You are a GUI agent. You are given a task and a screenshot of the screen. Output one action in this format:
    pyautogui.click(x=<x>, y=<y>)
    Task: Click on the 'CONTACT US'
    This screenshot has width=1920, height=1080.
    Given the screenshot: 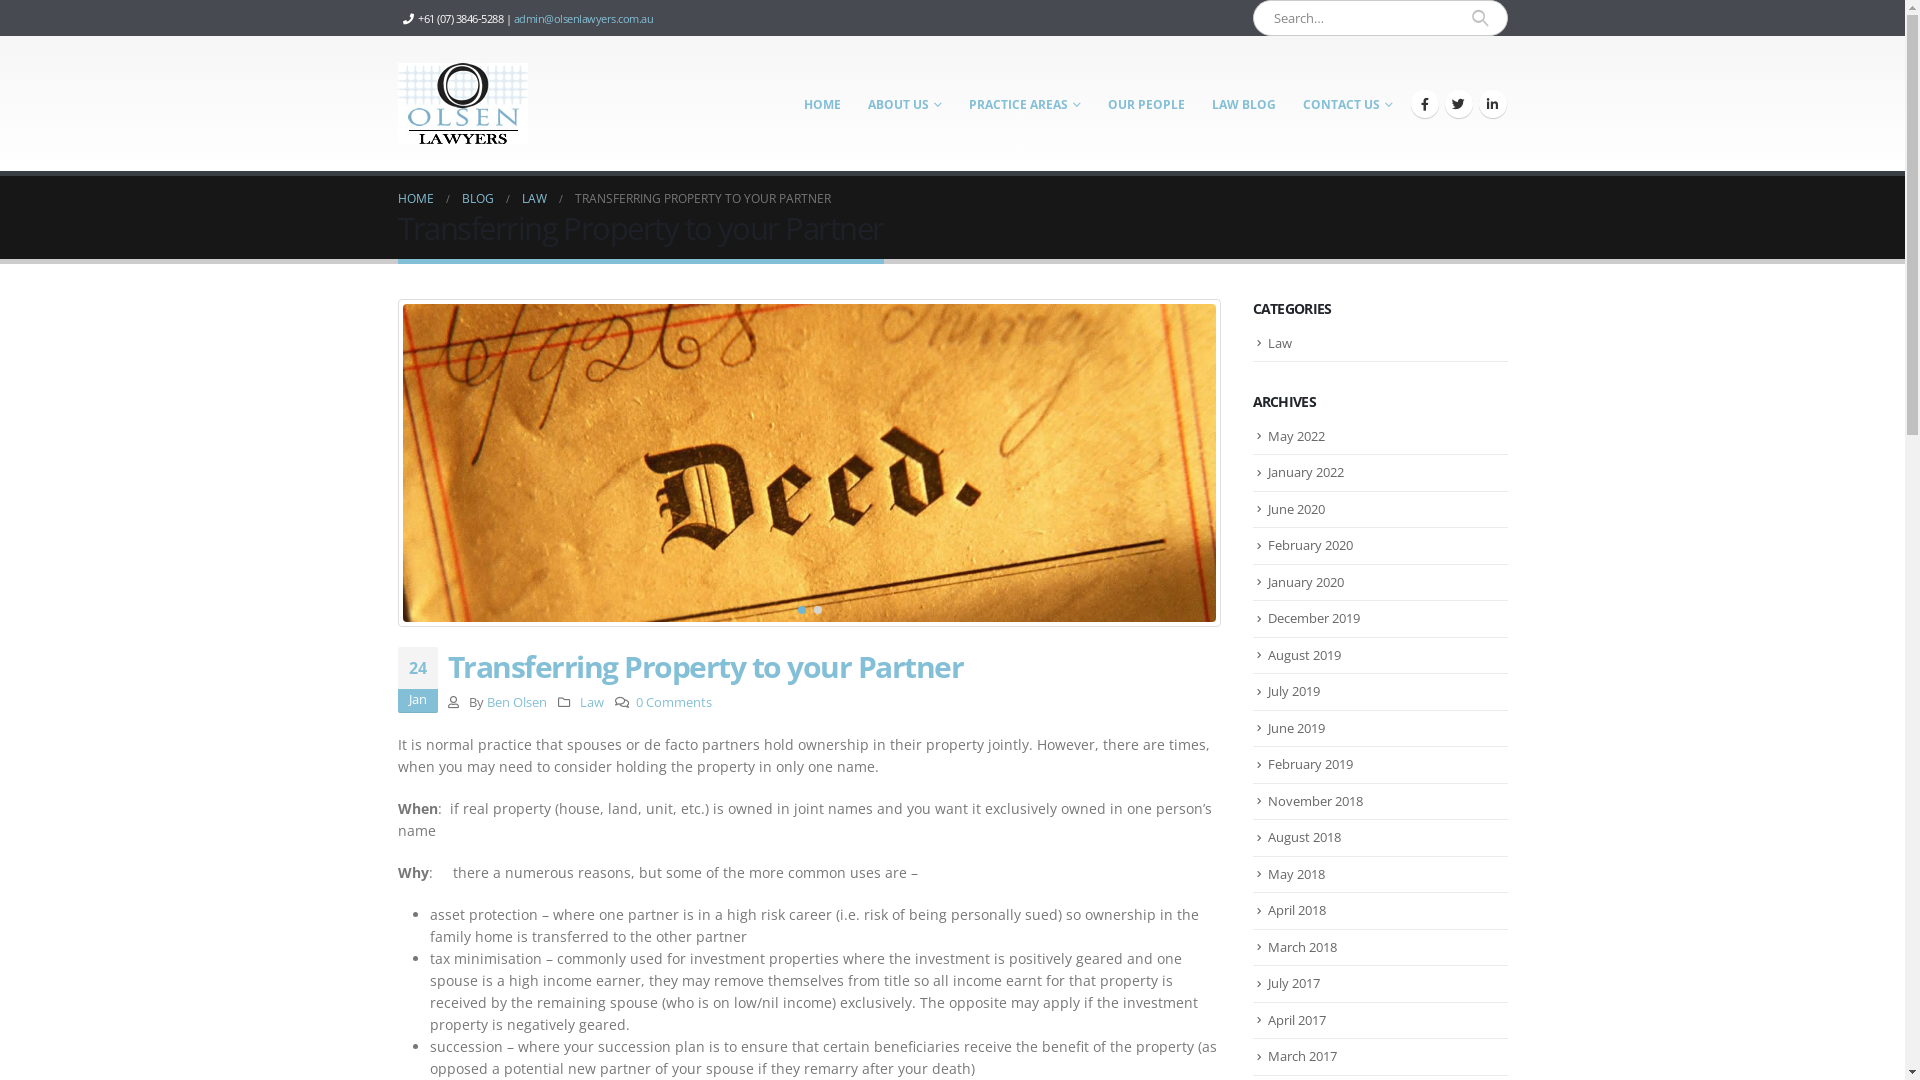 What is the action you would take?
    pyautogui.click(x=1348, y=104)
    